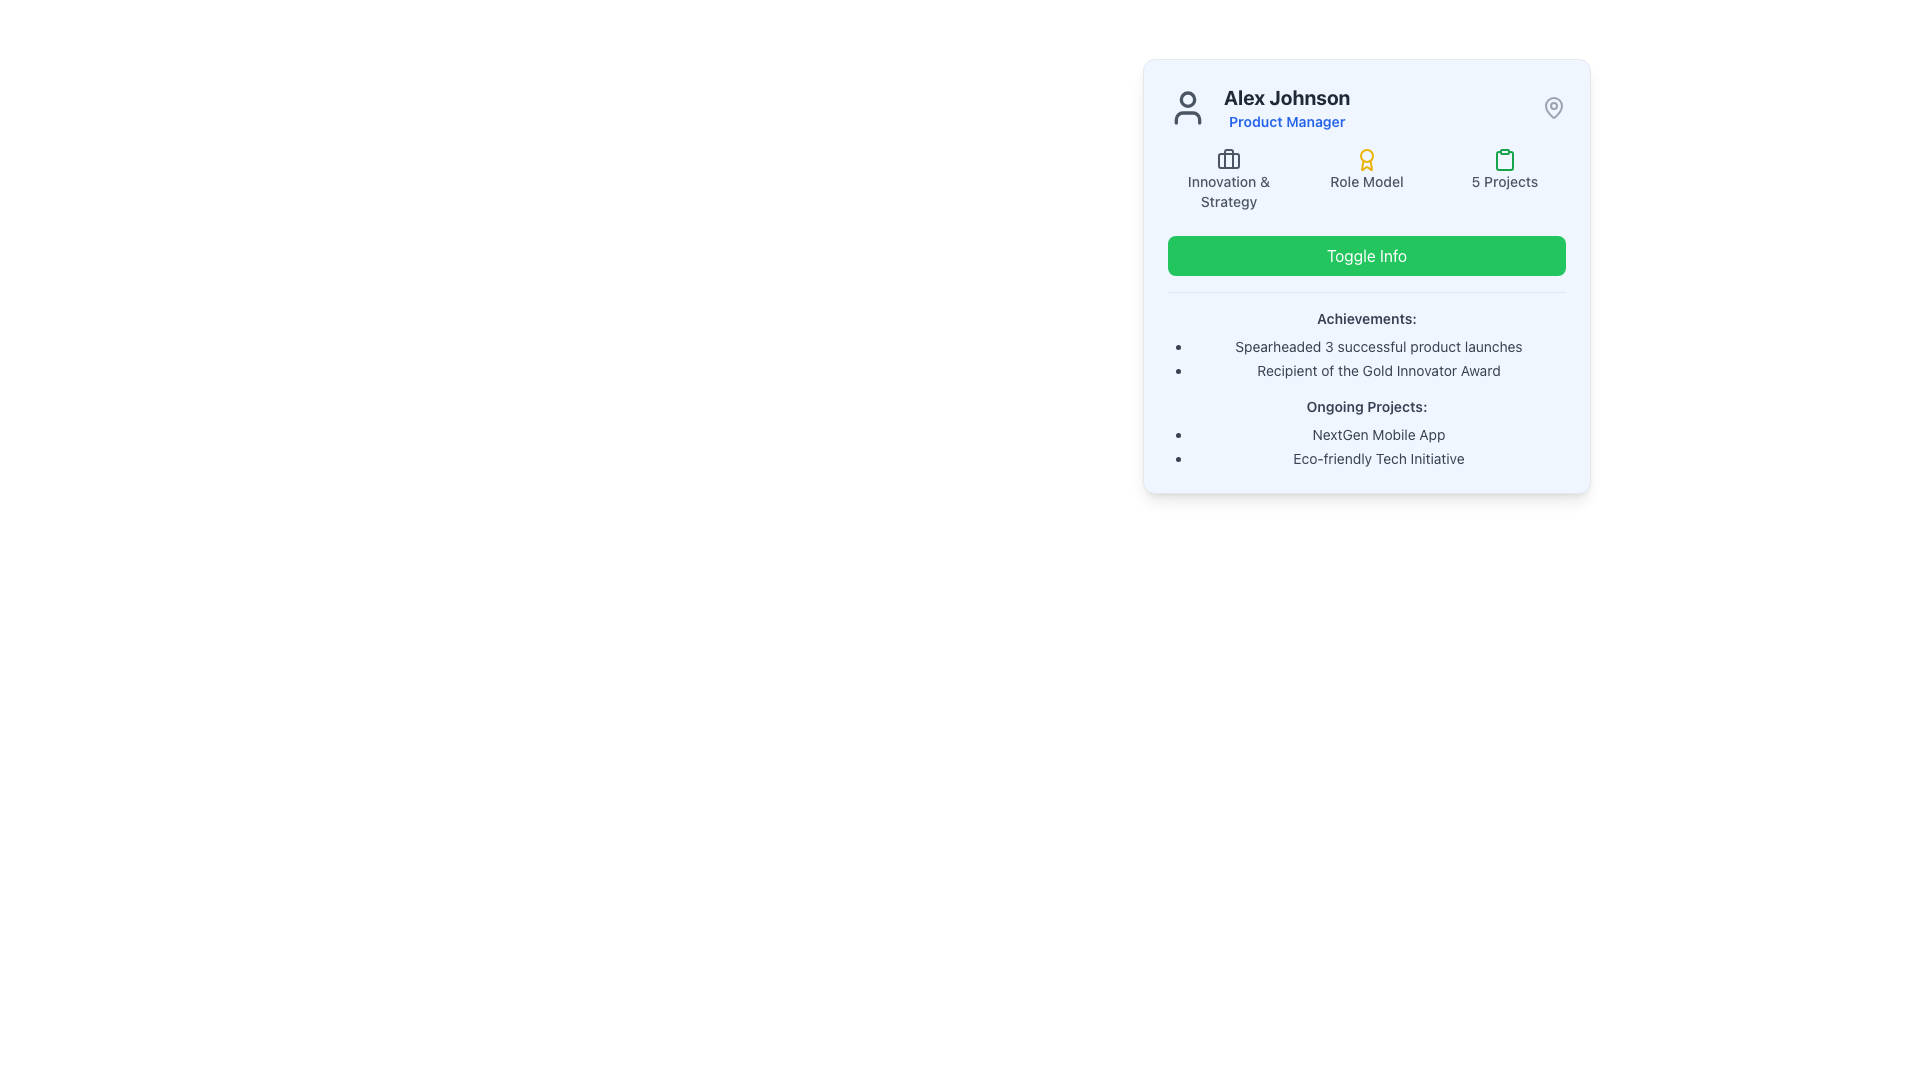 The image size is (1920, 1080). Describe the element at coordinates (1553, 108) in the screenshot. I see `the map pin icon located at the top-right corner of the user information card displaying 'Alex Johnson', indicating location-related features` at that location.